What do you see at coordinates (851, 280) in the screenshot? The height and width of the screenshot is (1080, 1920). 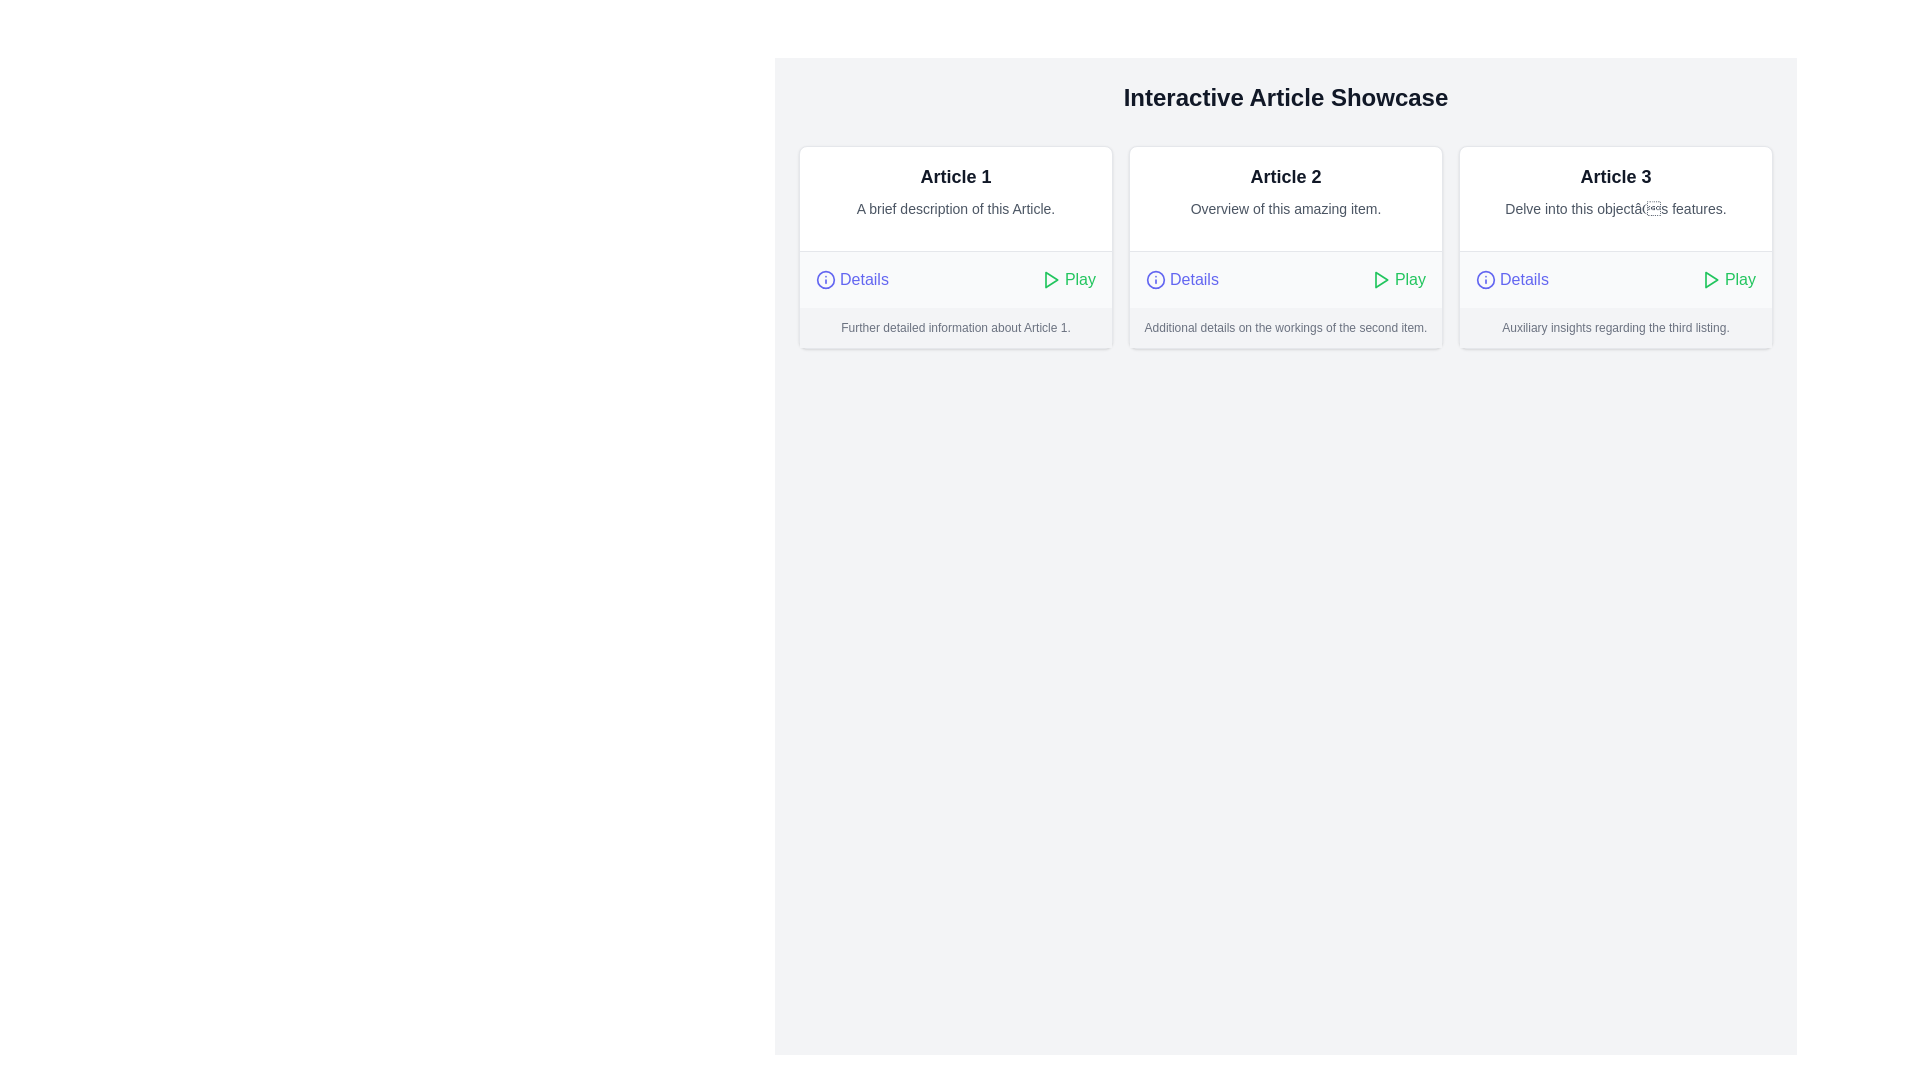 I see `the button or link located in the bottom section of the 'Article 1' card` at bounding box center [851, 280].